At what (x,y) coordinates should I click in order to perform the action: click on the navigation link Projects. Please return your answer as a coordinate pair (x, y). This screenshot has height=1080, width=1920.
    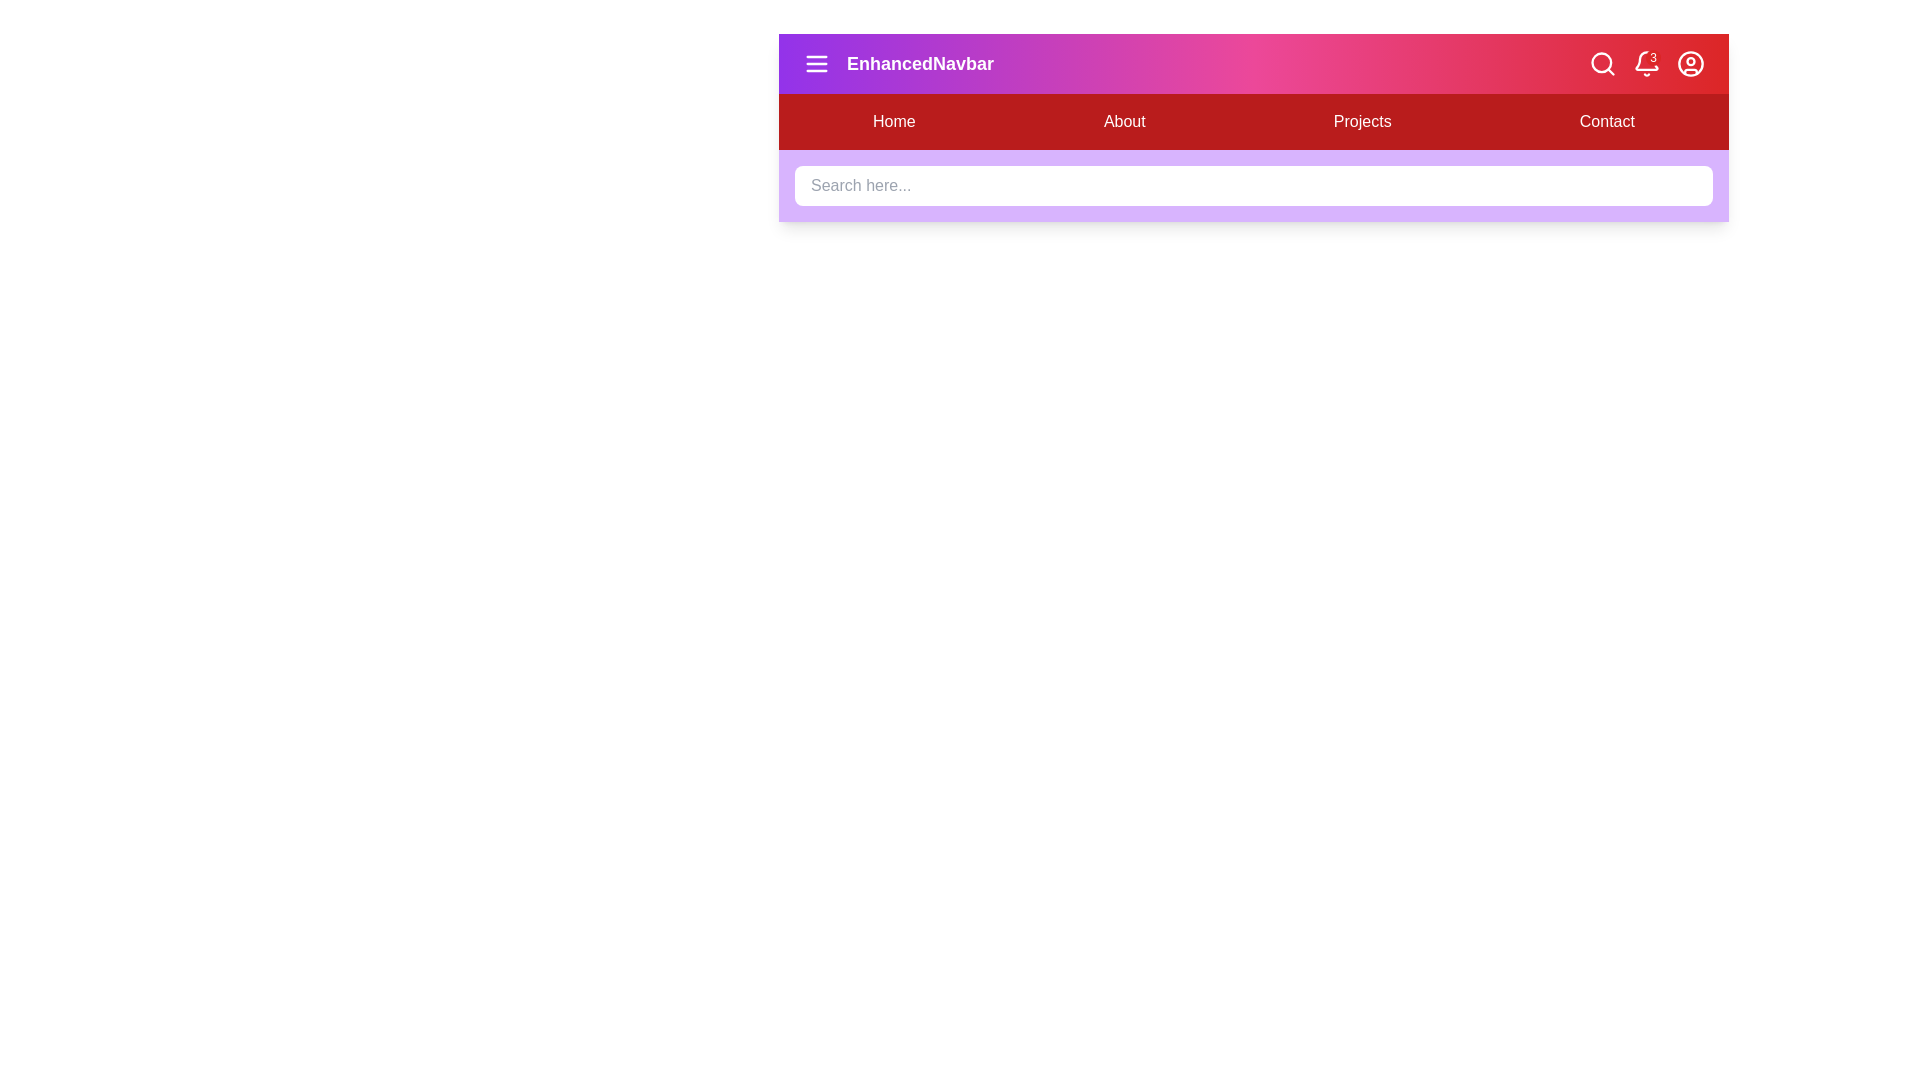
    Looking at the image, I should click on (1361, 122).